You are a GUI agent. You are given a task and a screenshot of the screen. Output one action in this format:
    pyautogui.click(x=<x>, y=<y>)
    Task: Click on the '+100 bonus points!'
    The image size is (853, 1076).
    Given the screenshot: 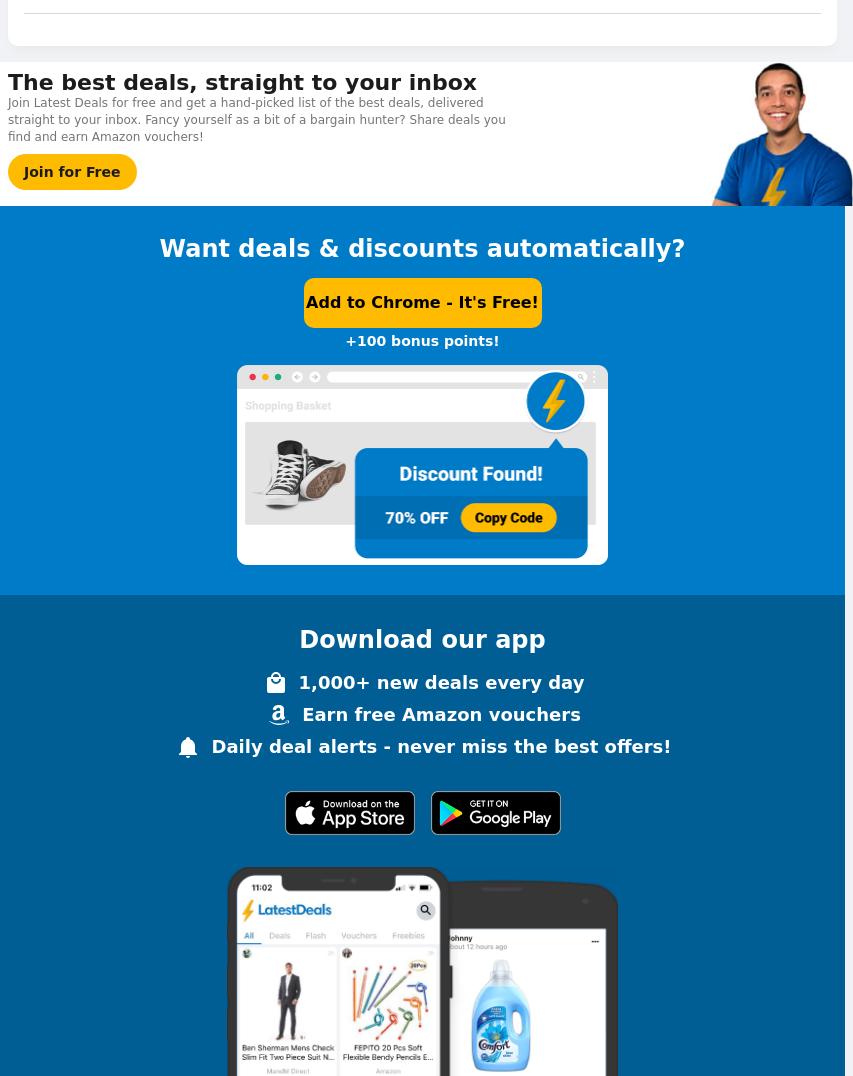 What is the action you would take?
    pyautogui.click(x=420, y=340)
    